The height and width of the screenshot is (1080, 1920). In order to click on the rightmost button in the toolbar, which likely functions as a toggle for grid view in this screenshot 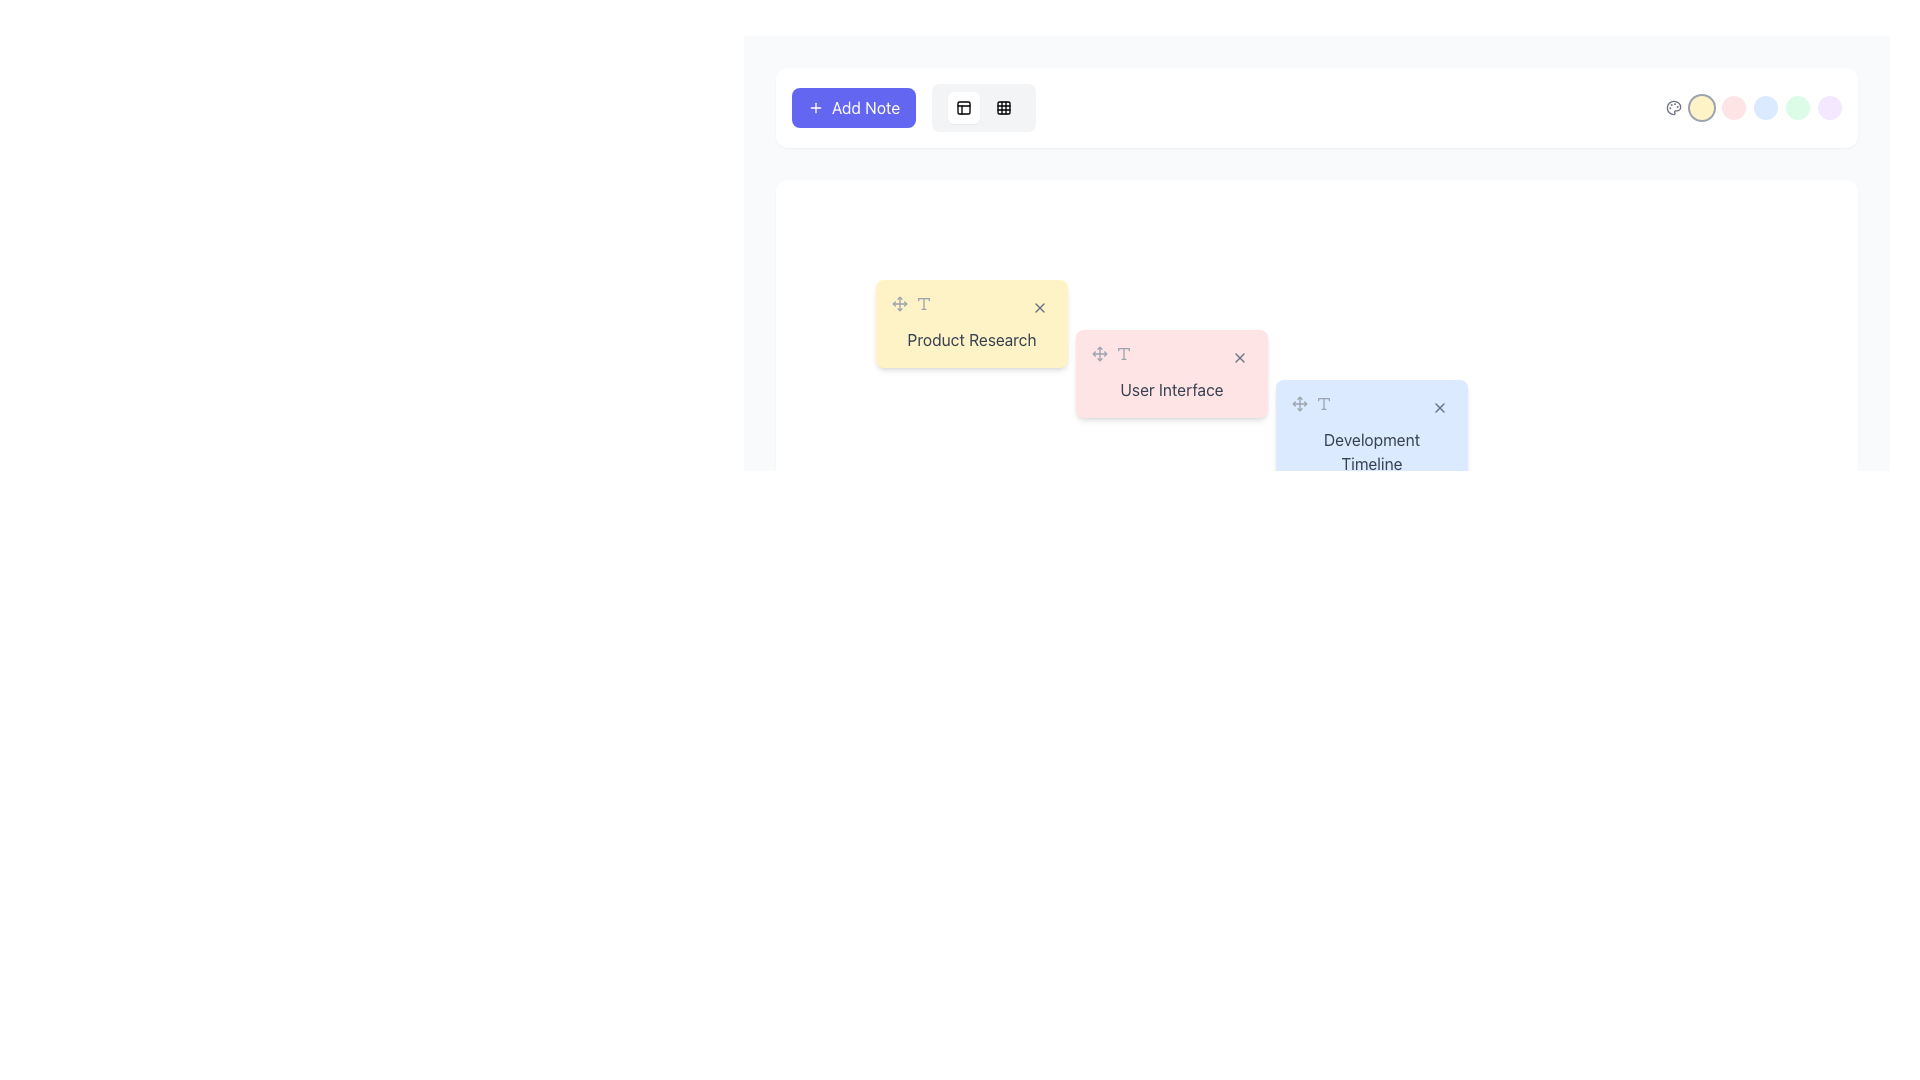, I will do `click(1004, 108)`.